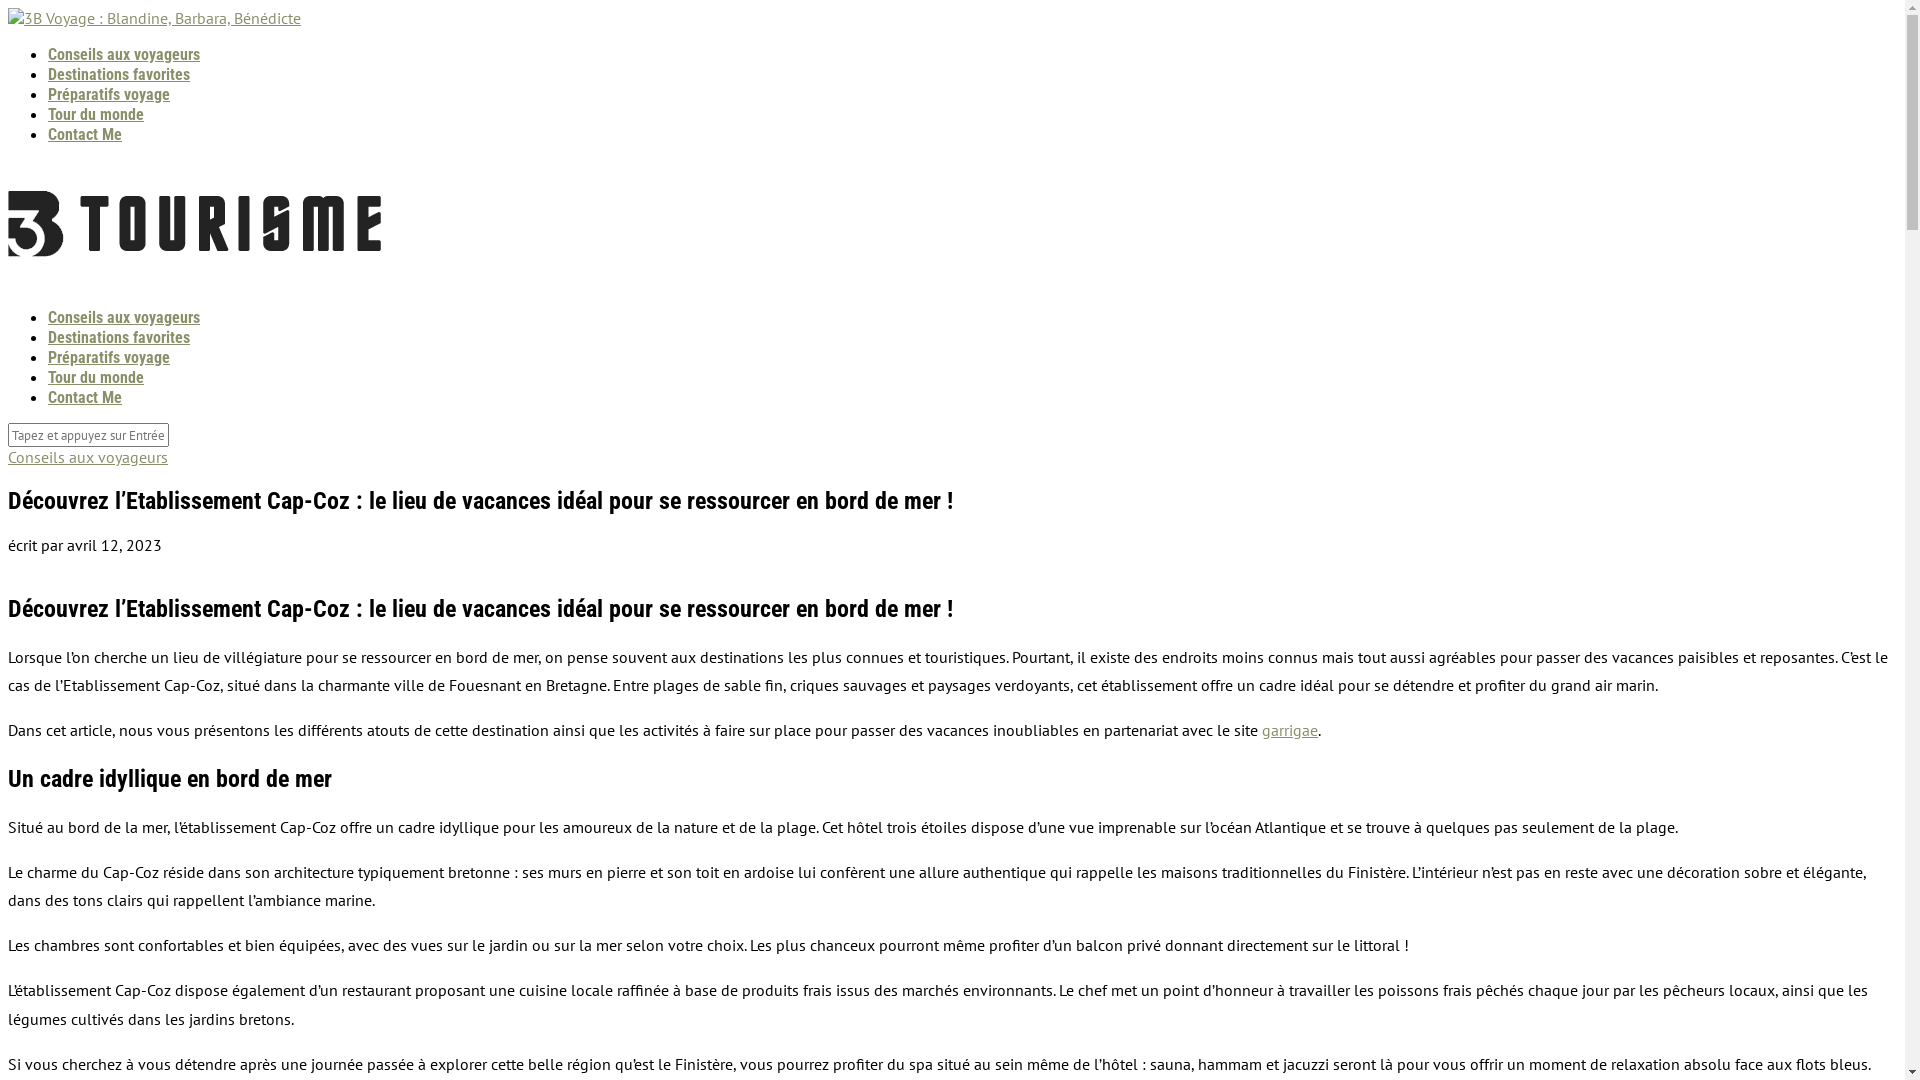 The height and width of the screenshot is (1080, 1920). Describe the element at coordinates (95, 114) in the screenshot. I see `'Tour du monde'` at that location.